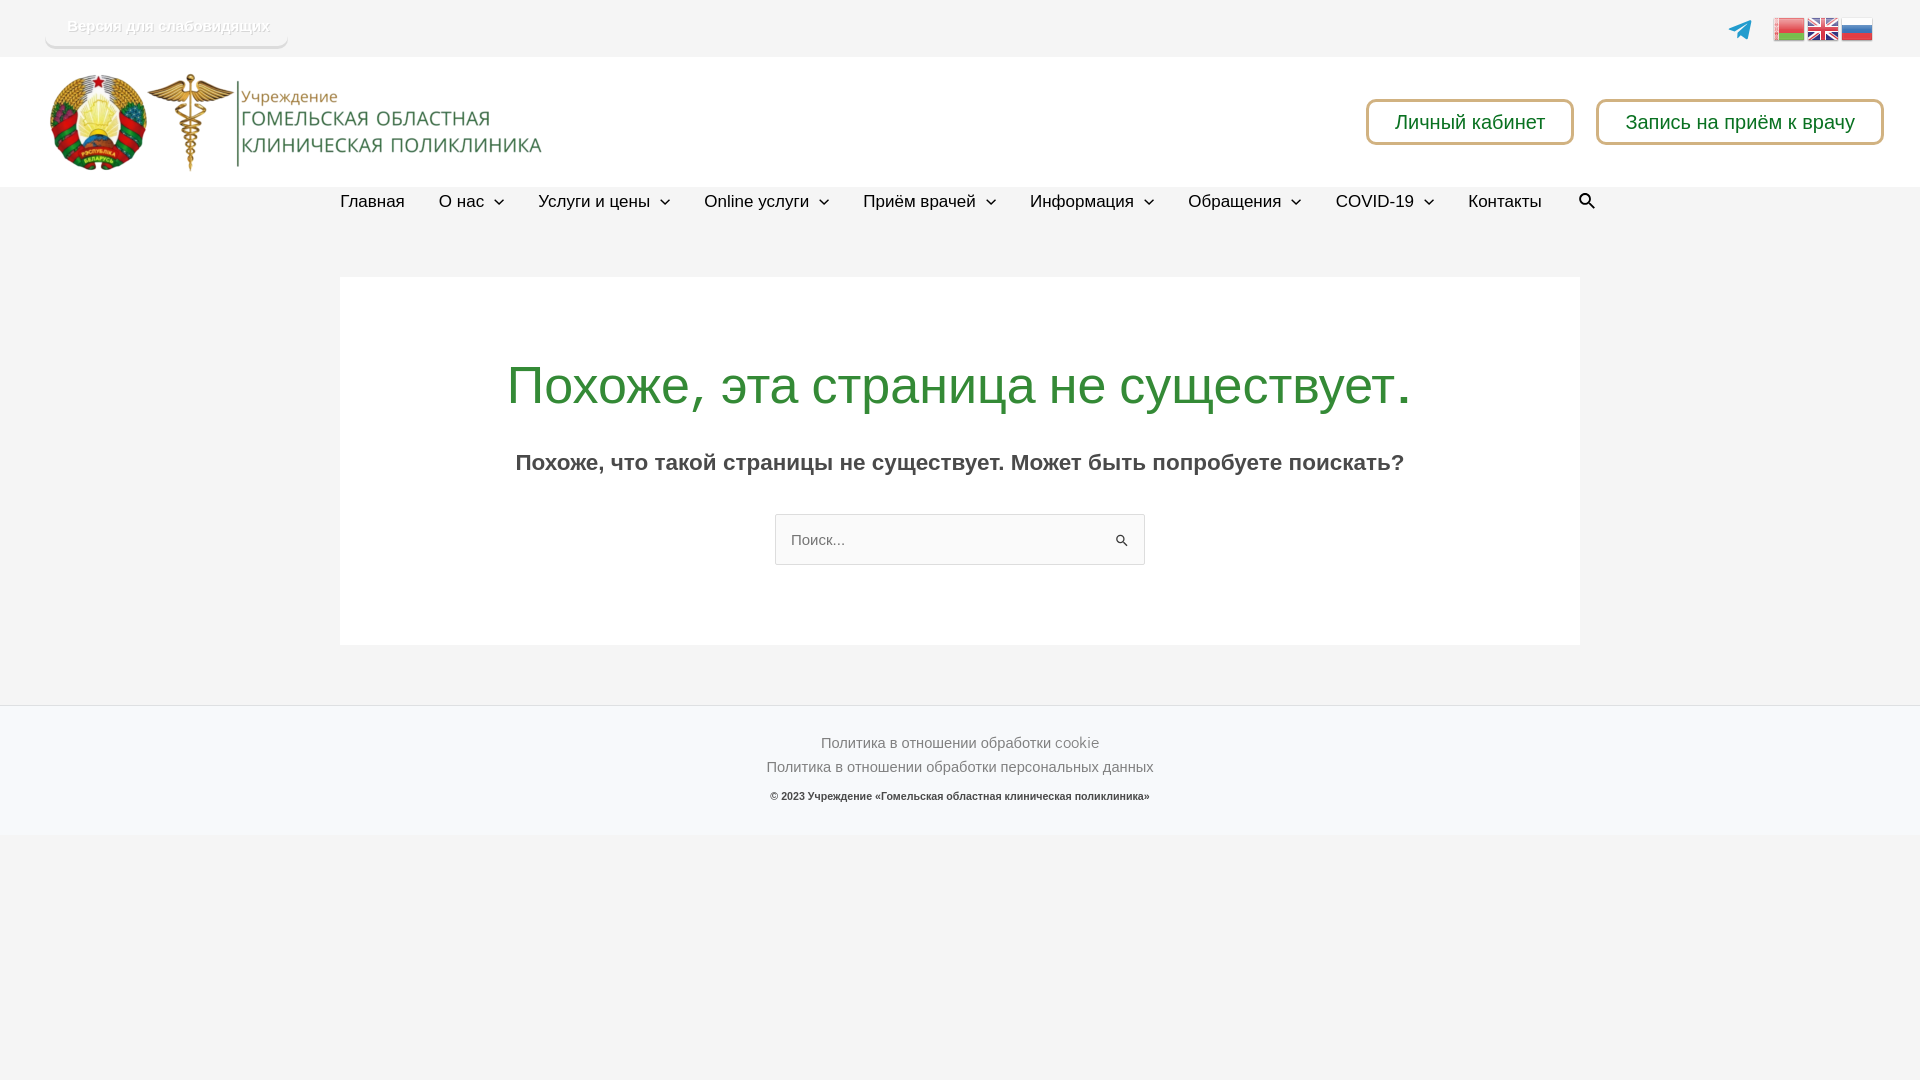  I want to click on 'Russian', so click(1840, 26).